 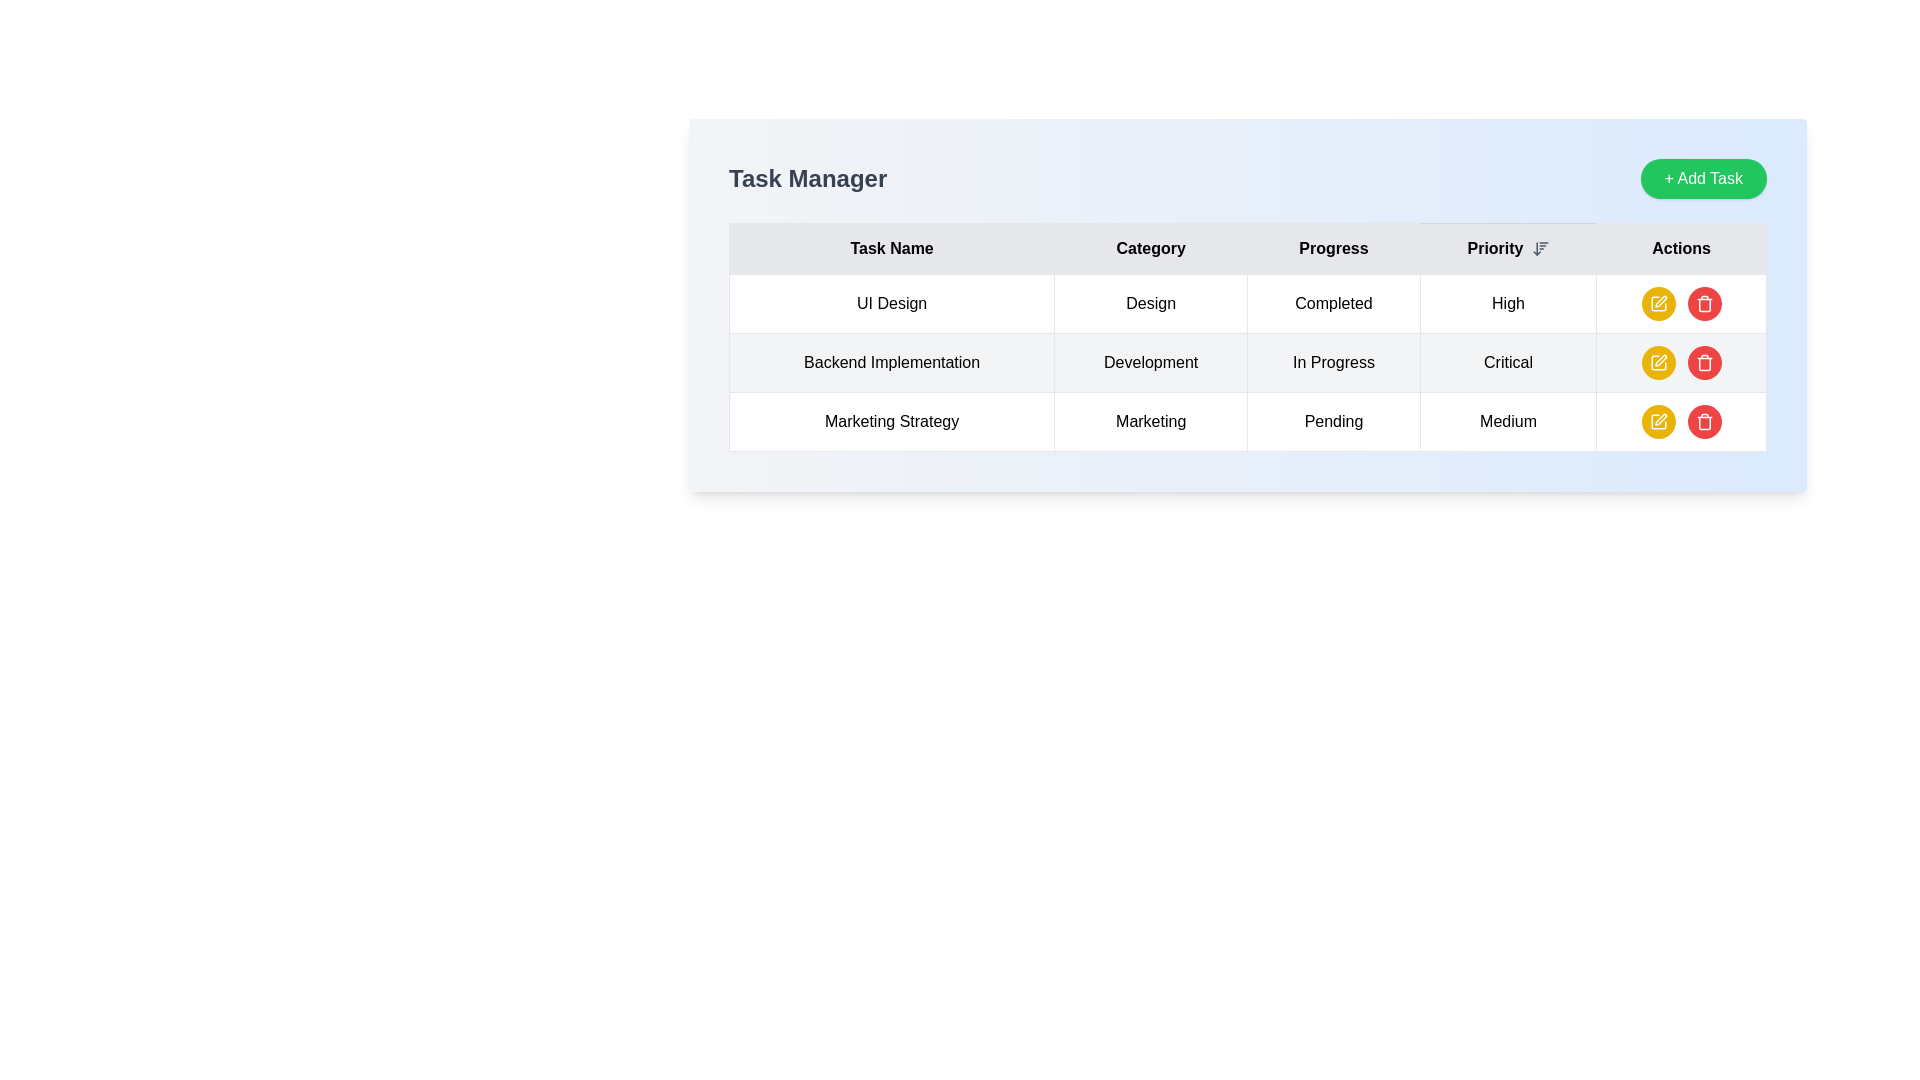 I want to click on the delete button for the 'Marketing Strategy' task, so click(x=1703, y=304).